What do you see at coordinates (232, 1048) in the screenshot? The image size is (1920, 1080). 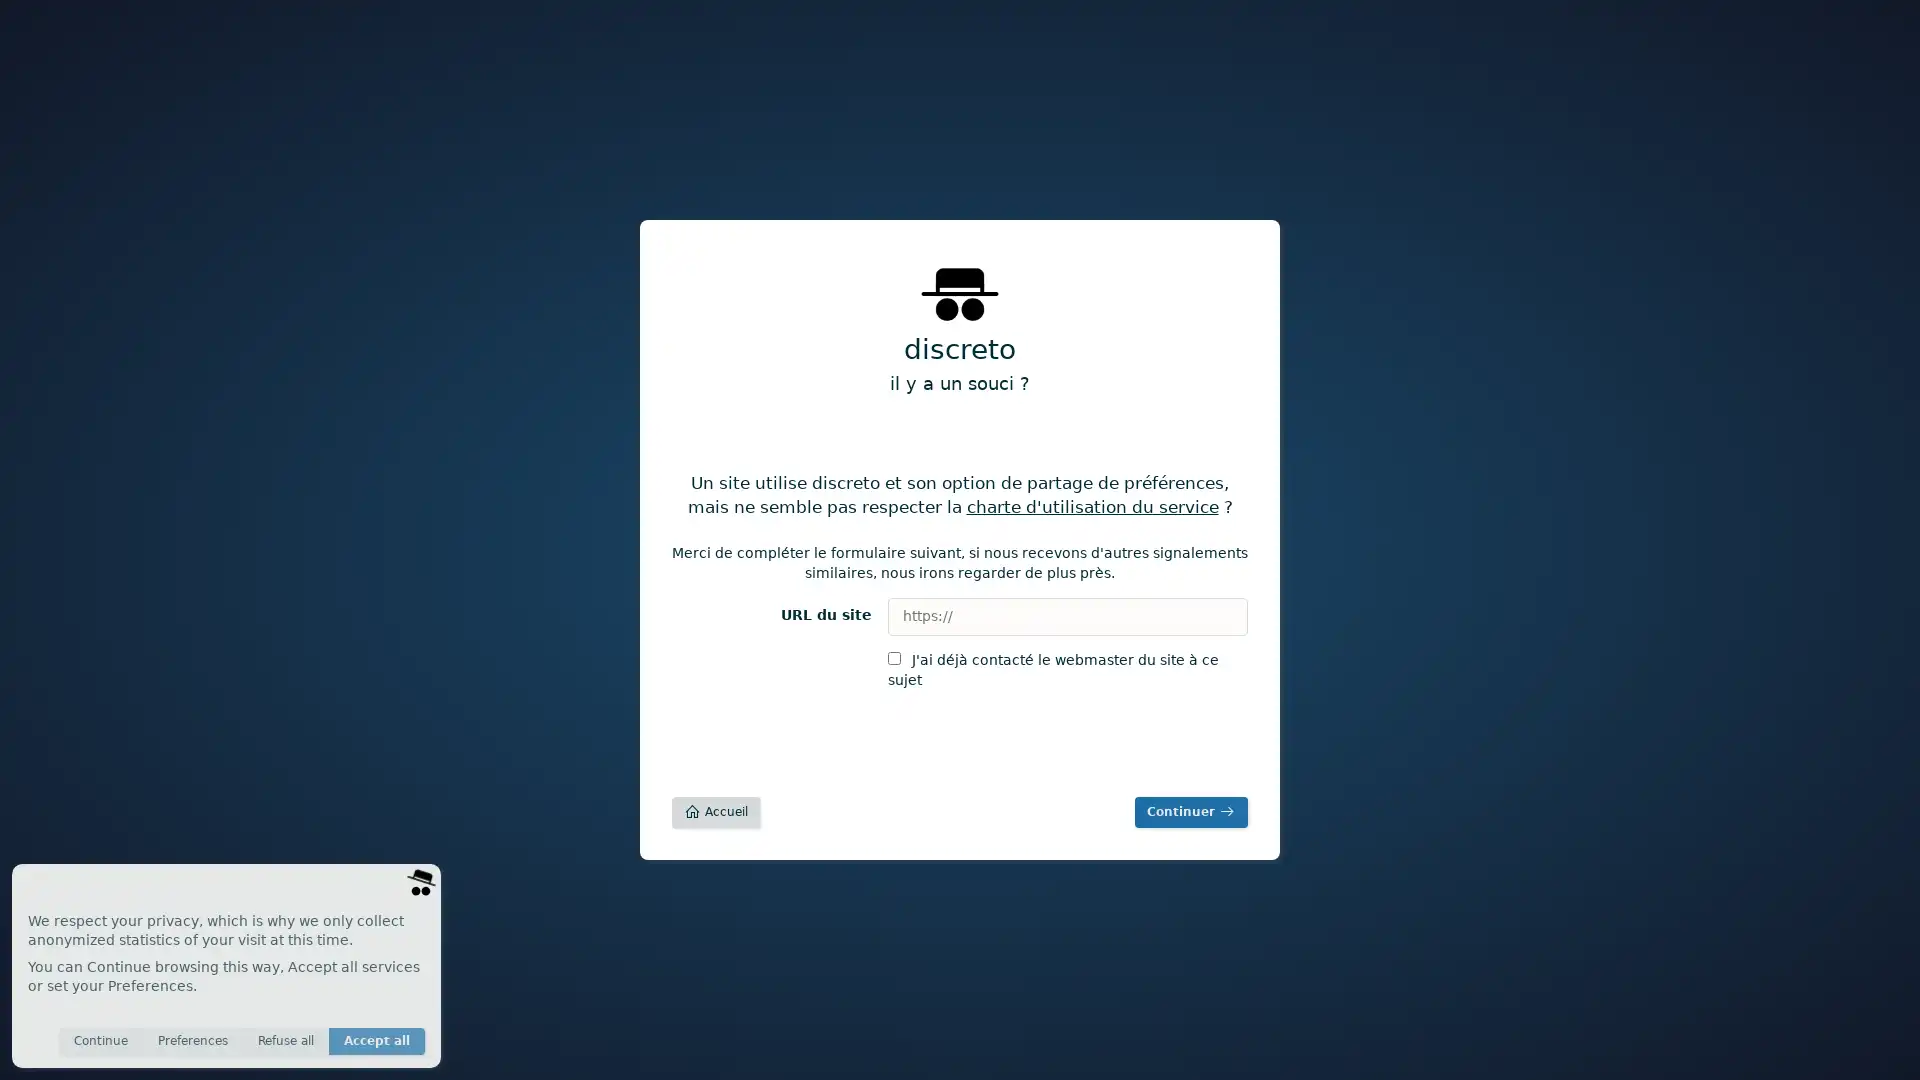 I see `Anonymous` at bounding box center [232, 1048].